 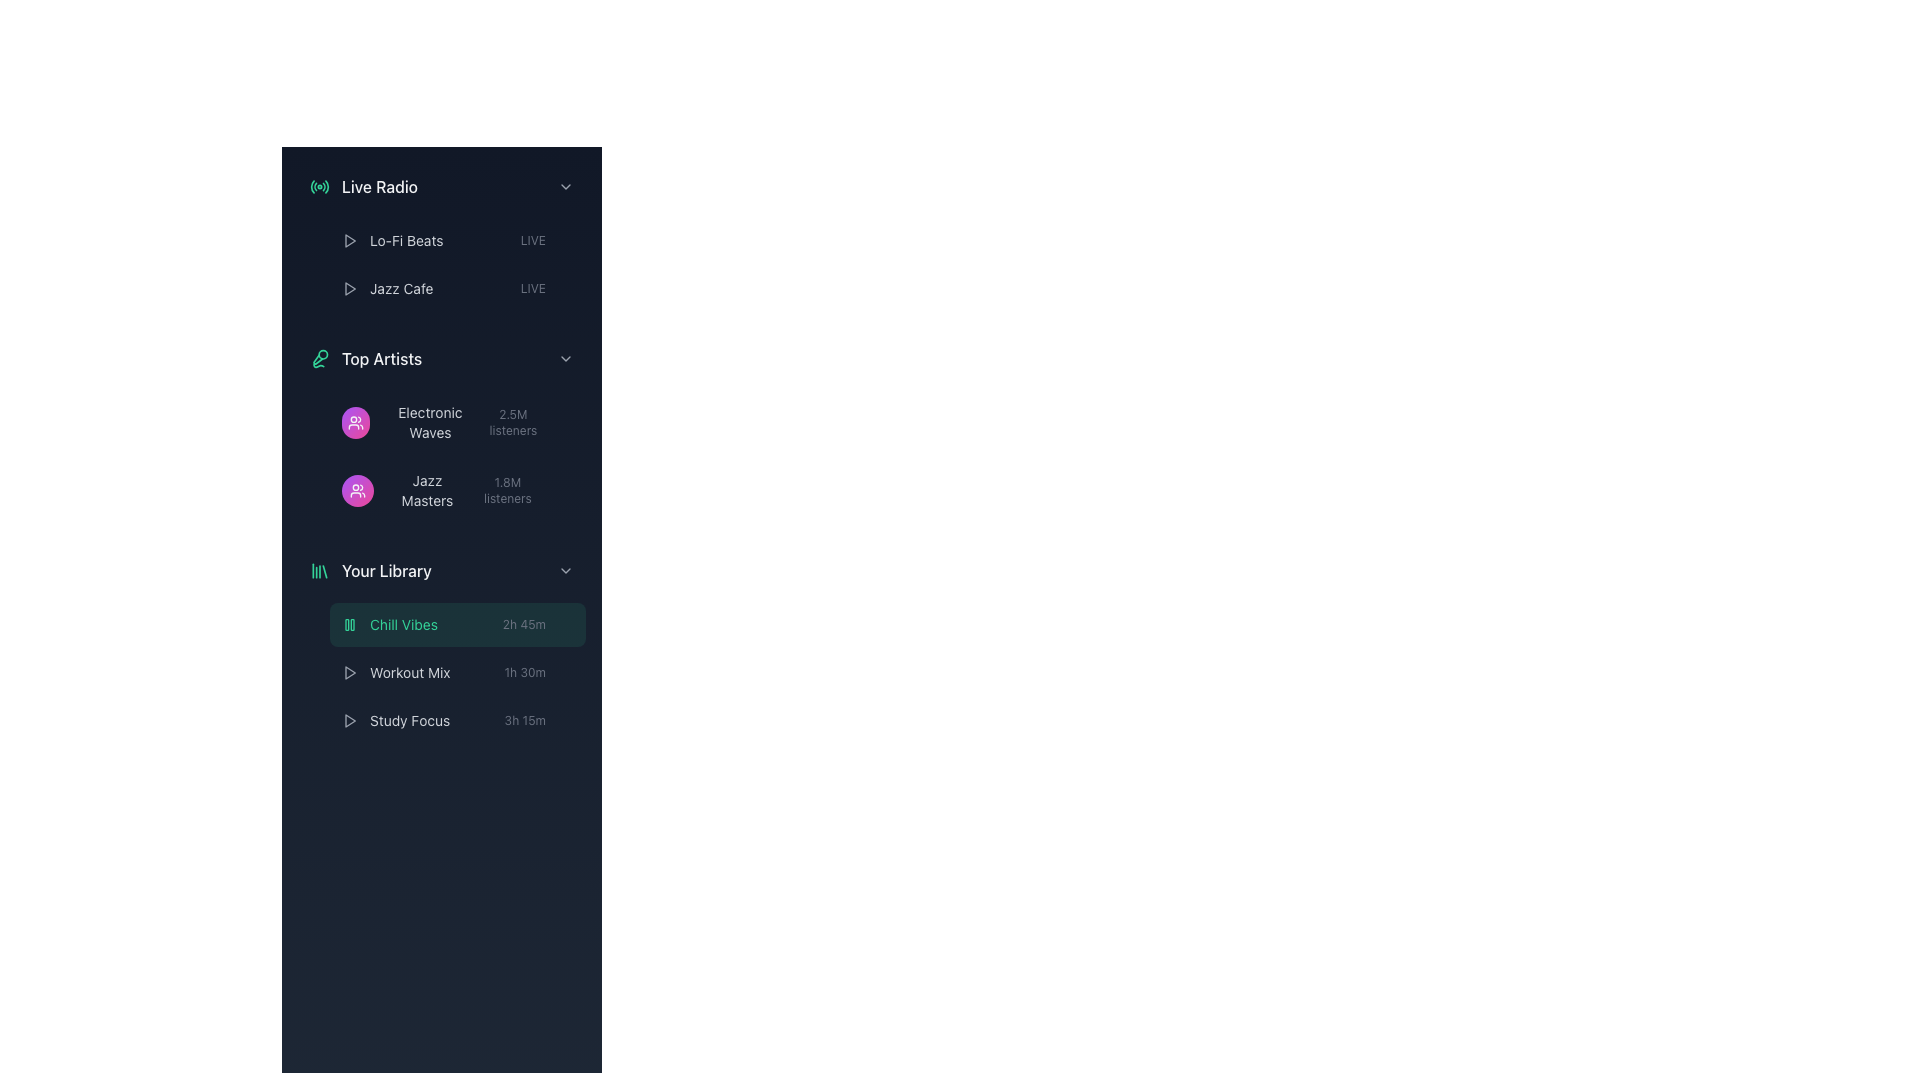 I want to click on the 'Top Artists' button, which features a green microphone icon and is located below the 'Live Radio' section, so click(x=365, y=357).